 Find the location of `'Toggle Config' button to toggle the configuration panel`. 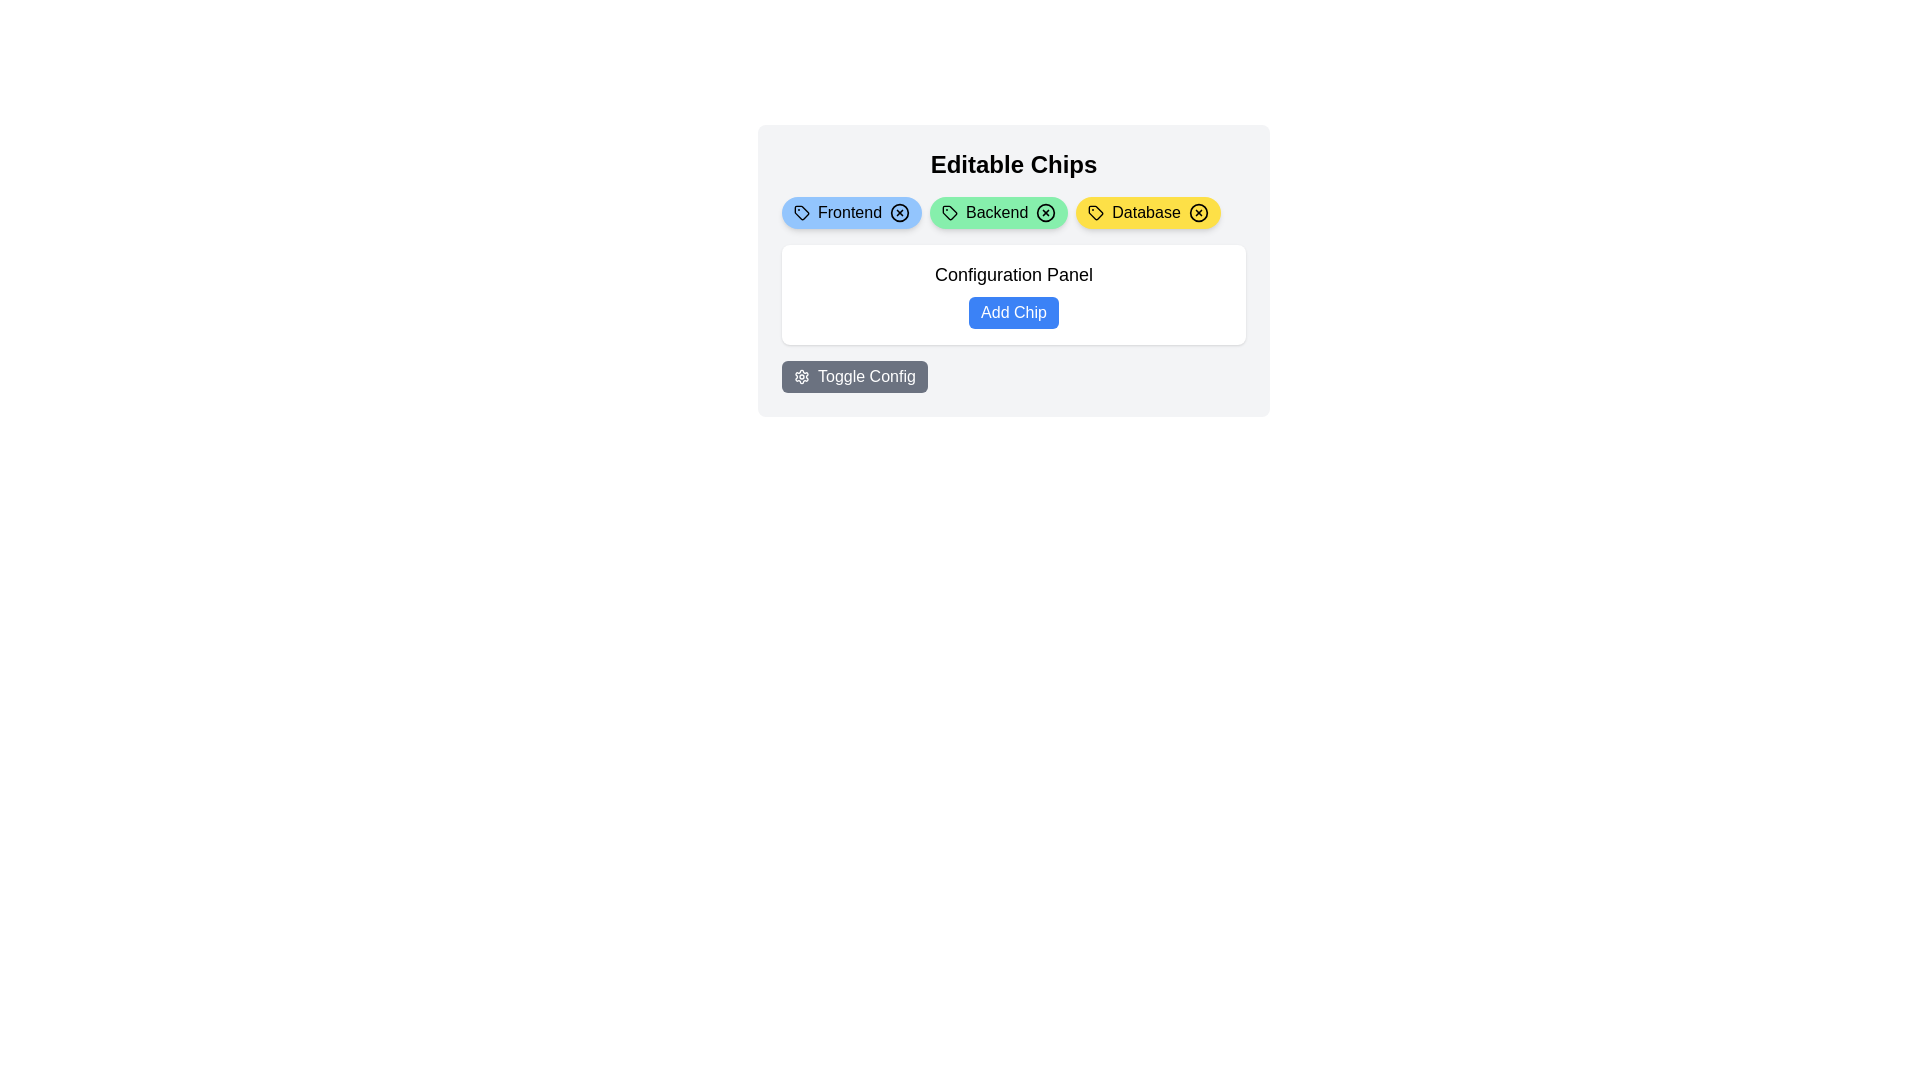

'Toggle Config' button to toggle the configuration panel is located at coordinates (854, 377).